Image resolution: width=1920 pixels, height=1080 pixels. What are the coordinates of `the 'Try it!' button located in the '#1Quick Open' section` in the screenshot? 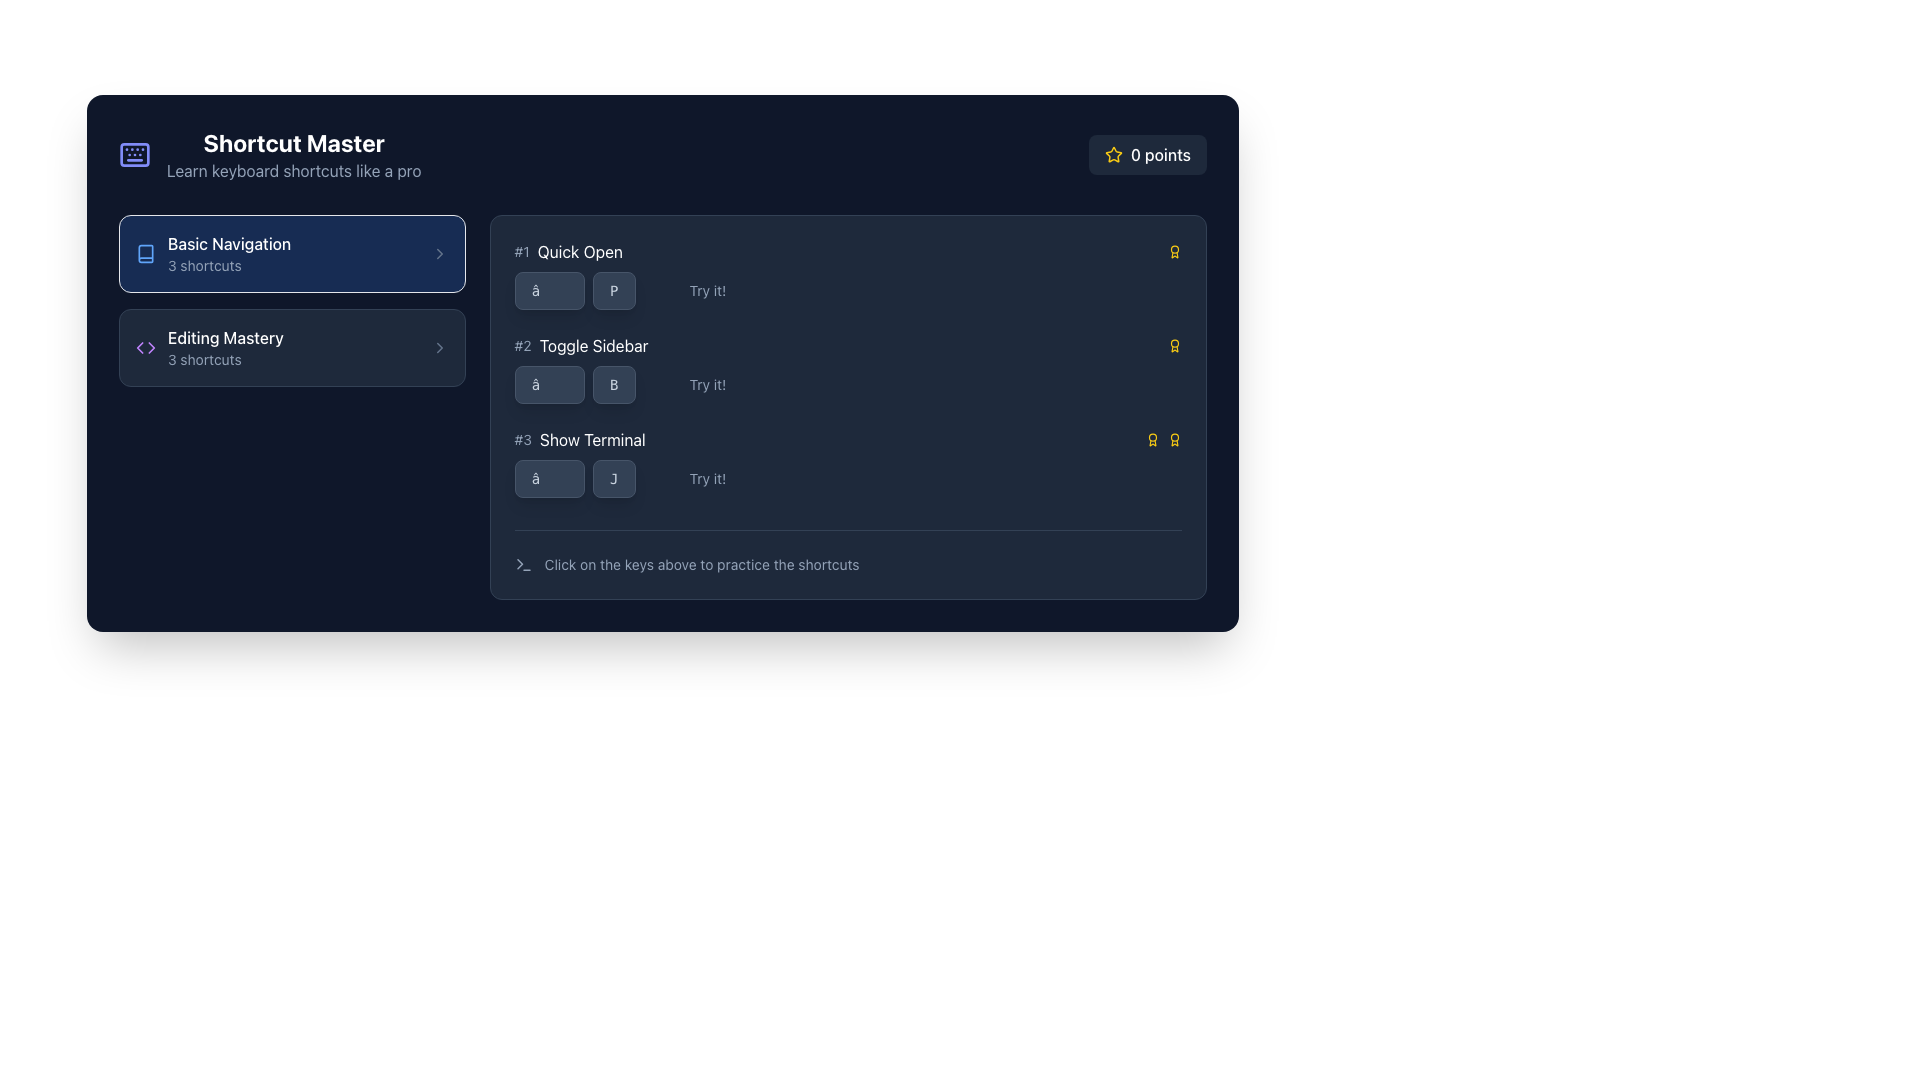 It's located at (848, 290).